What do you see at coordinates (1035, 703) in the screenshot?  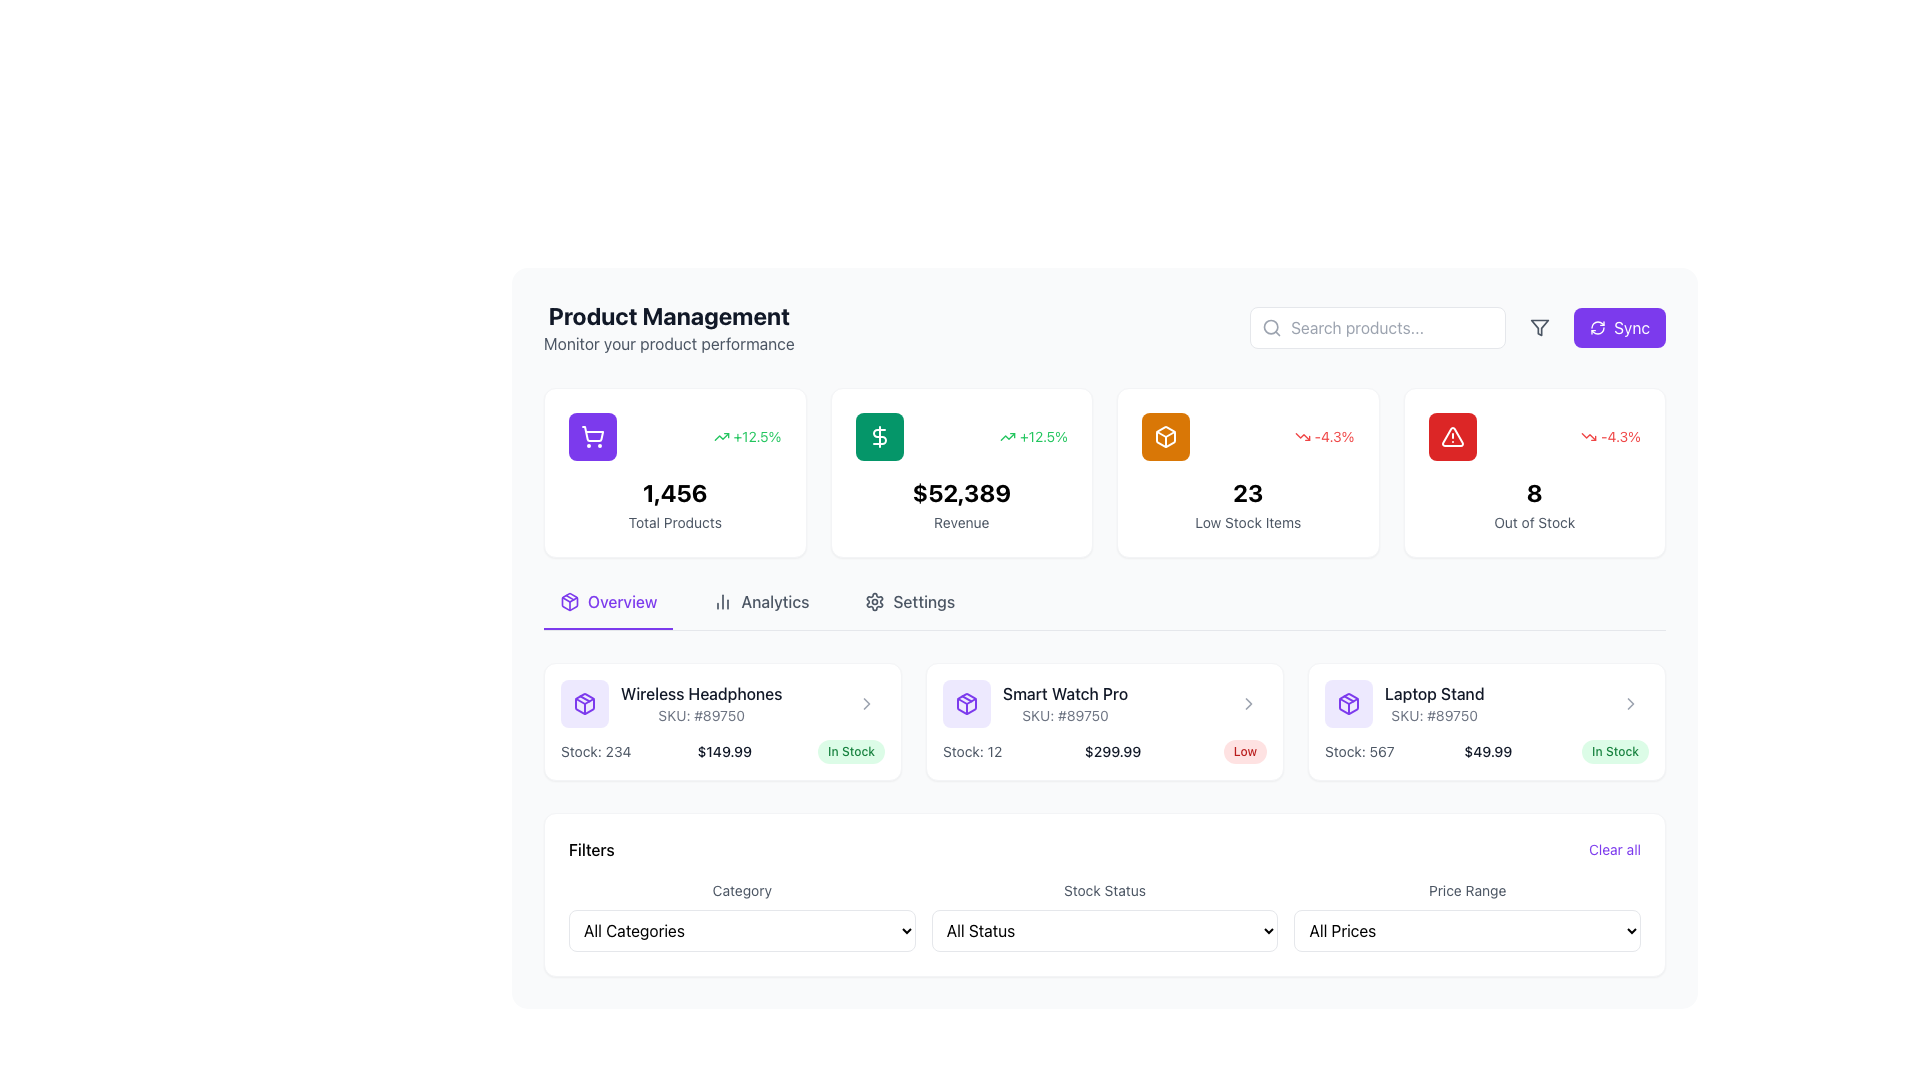 I see `the Card or List Item element featuring a violet package icon on the left with the text 'Smart Watch Pro' in bold and 'SKU: #89750' in gray, located in the middle of the second row of product cards under the 'Overview' tab` at bounding box center [1035, 703].